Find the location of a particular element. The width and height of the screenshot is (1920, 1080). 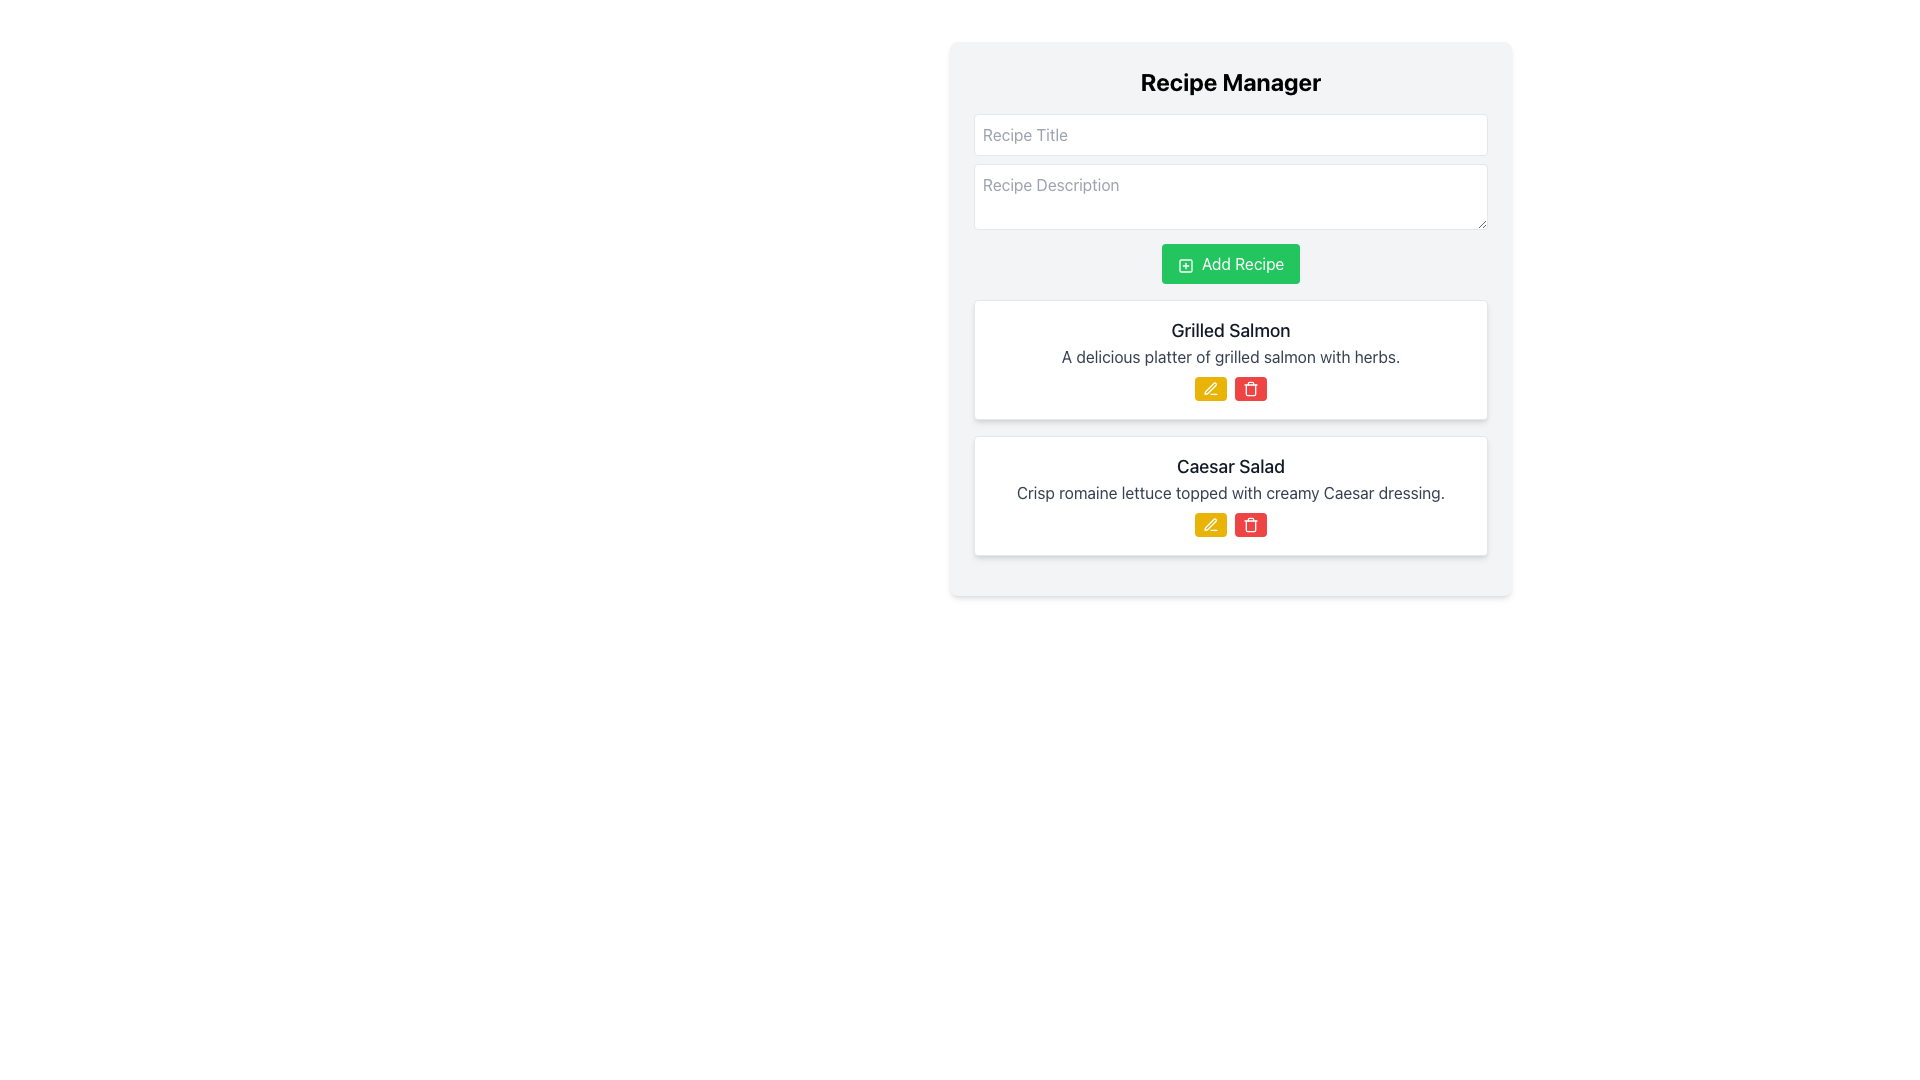

the delete button associated with the 'Grilled Salmon' recipe to prompt the deletion action or confirmation dialog is located at coordinates (1250, 389).